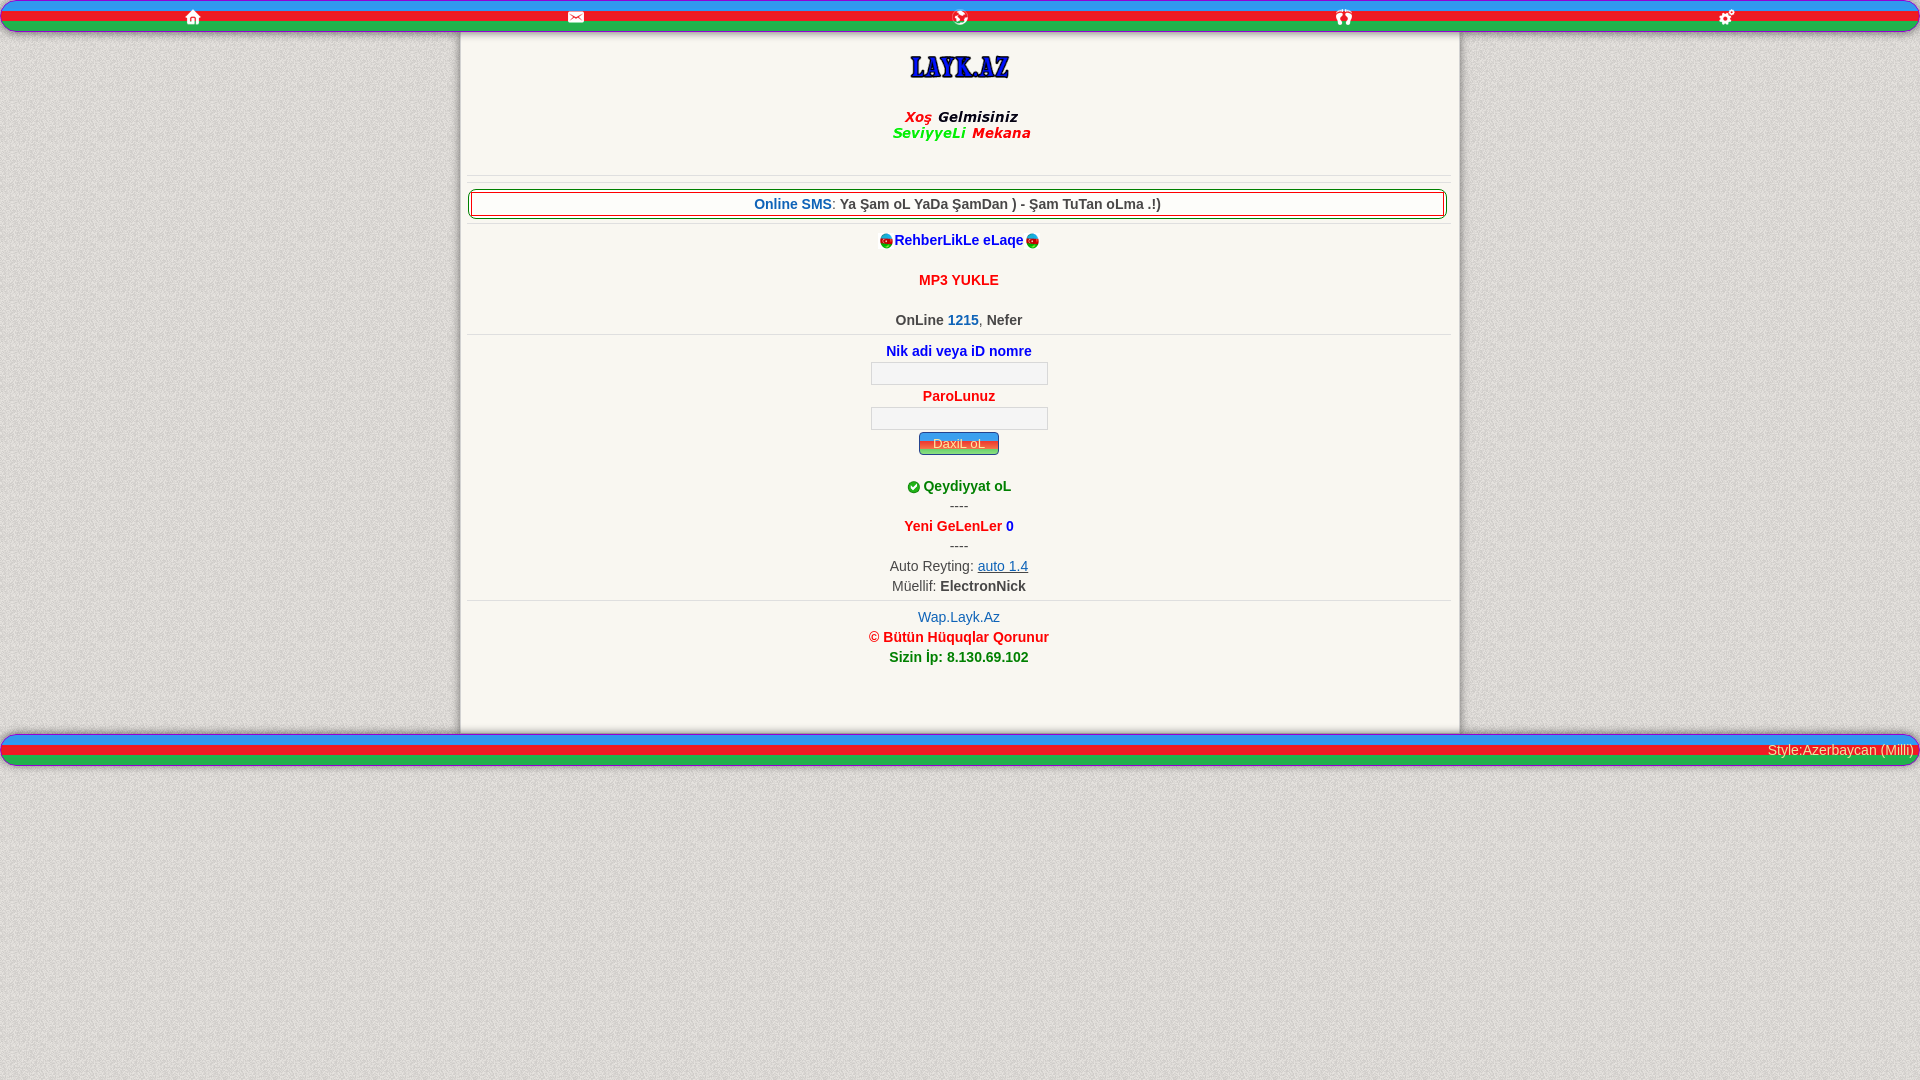  Describe the element at coordinates (192, 15) in the screenshot. I see `'Ana Sehife'` at that location.